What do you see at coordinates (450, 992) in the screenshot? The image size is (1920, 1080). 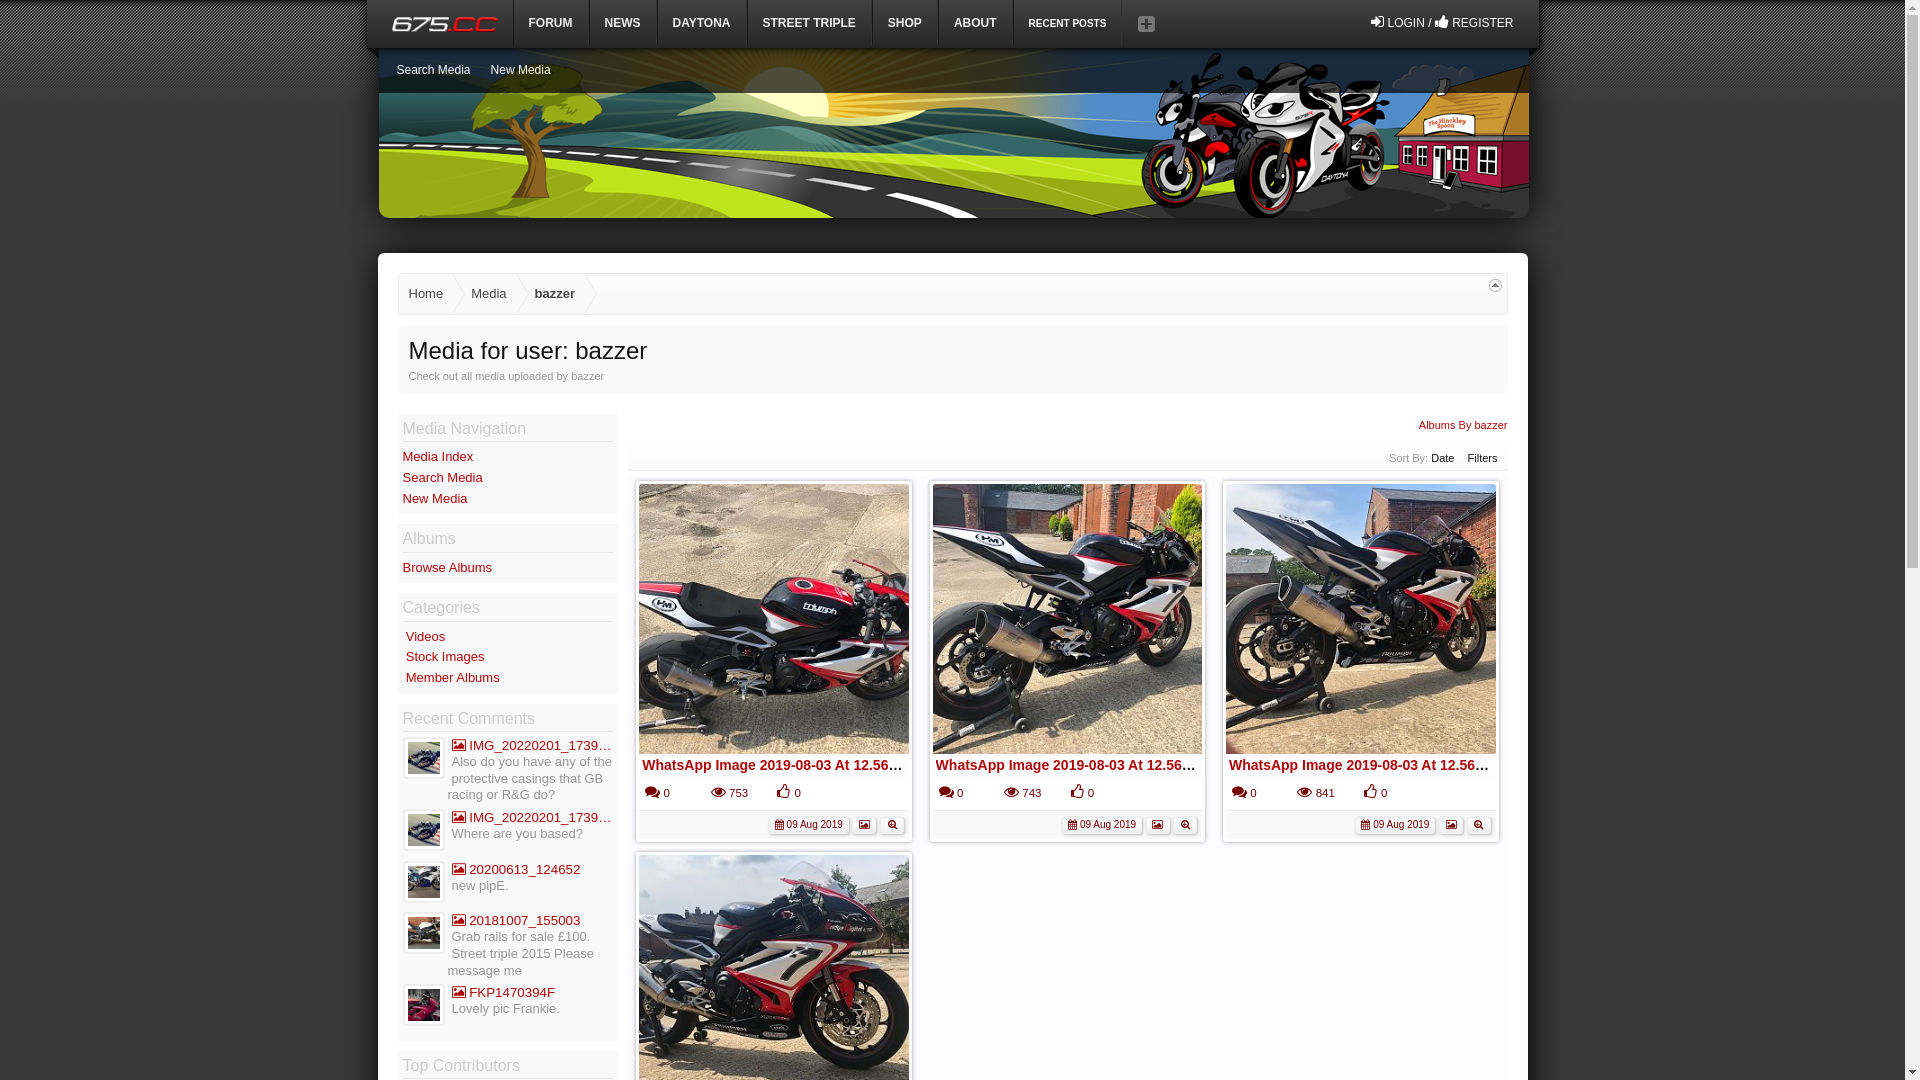 I see `'FKP1470394F'` at bounding box center [450, 992].